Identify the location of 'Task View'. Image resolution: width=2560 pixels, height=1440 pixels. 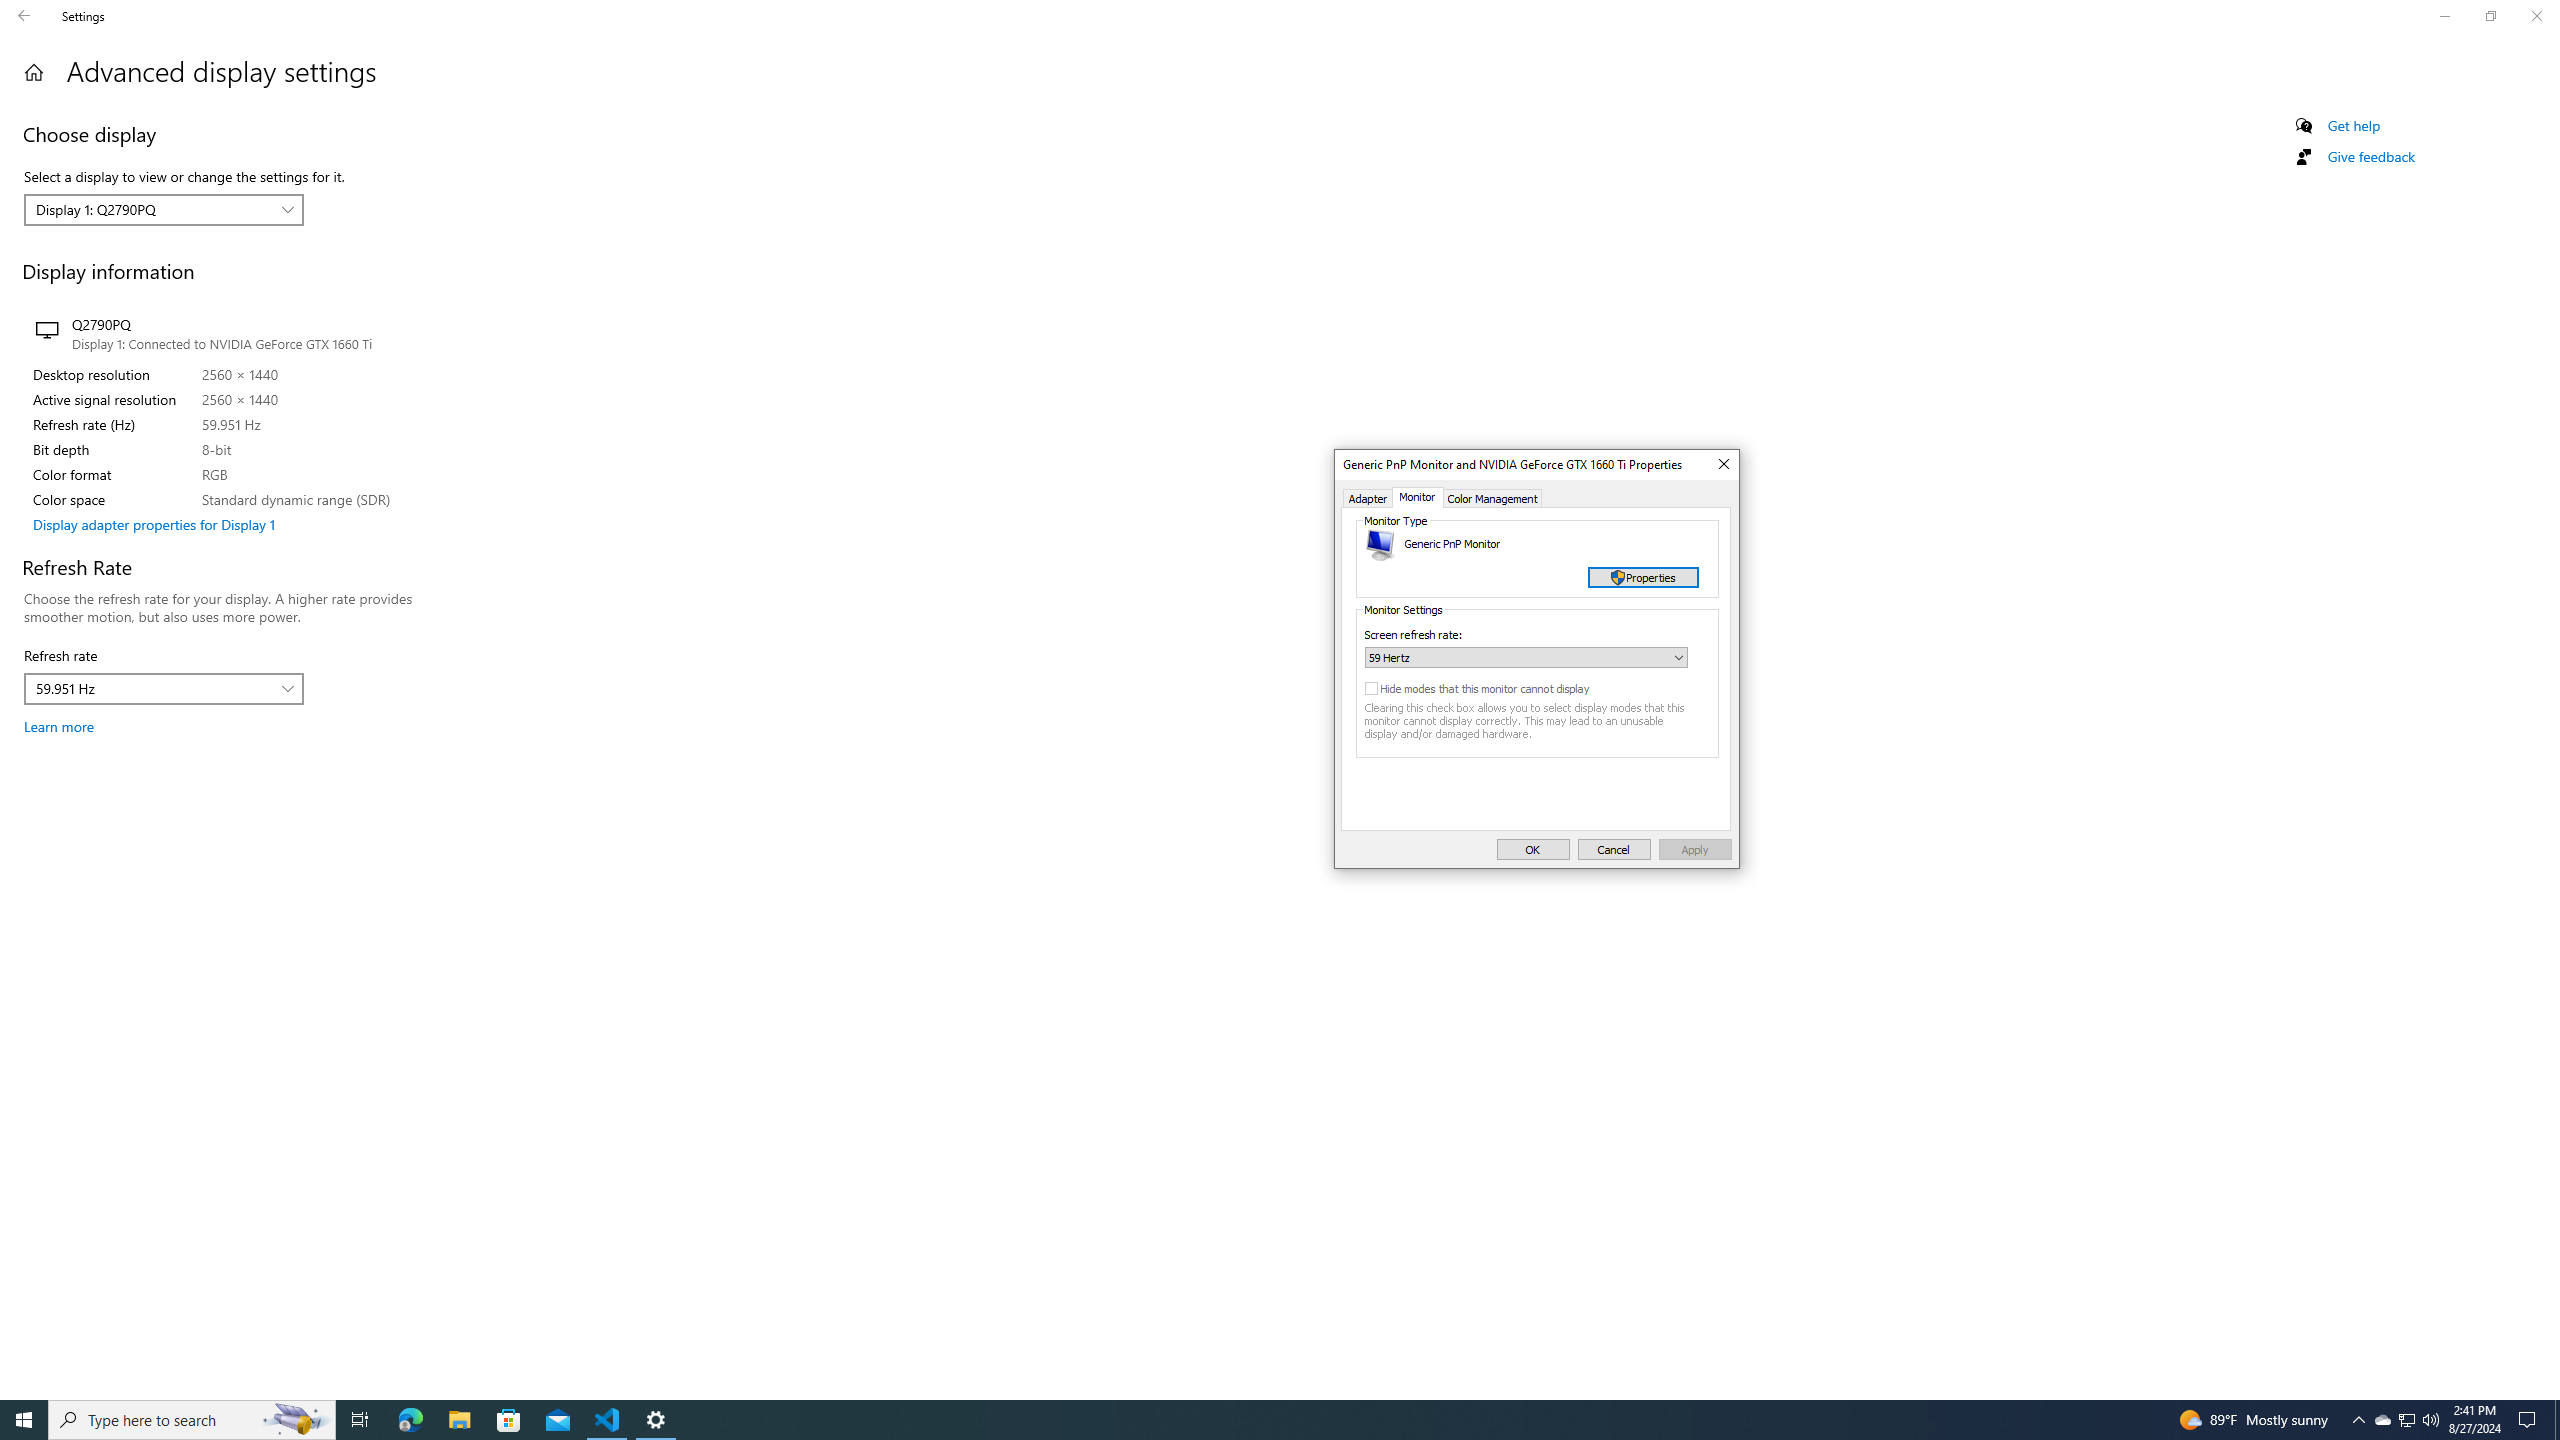
(358, 1418).